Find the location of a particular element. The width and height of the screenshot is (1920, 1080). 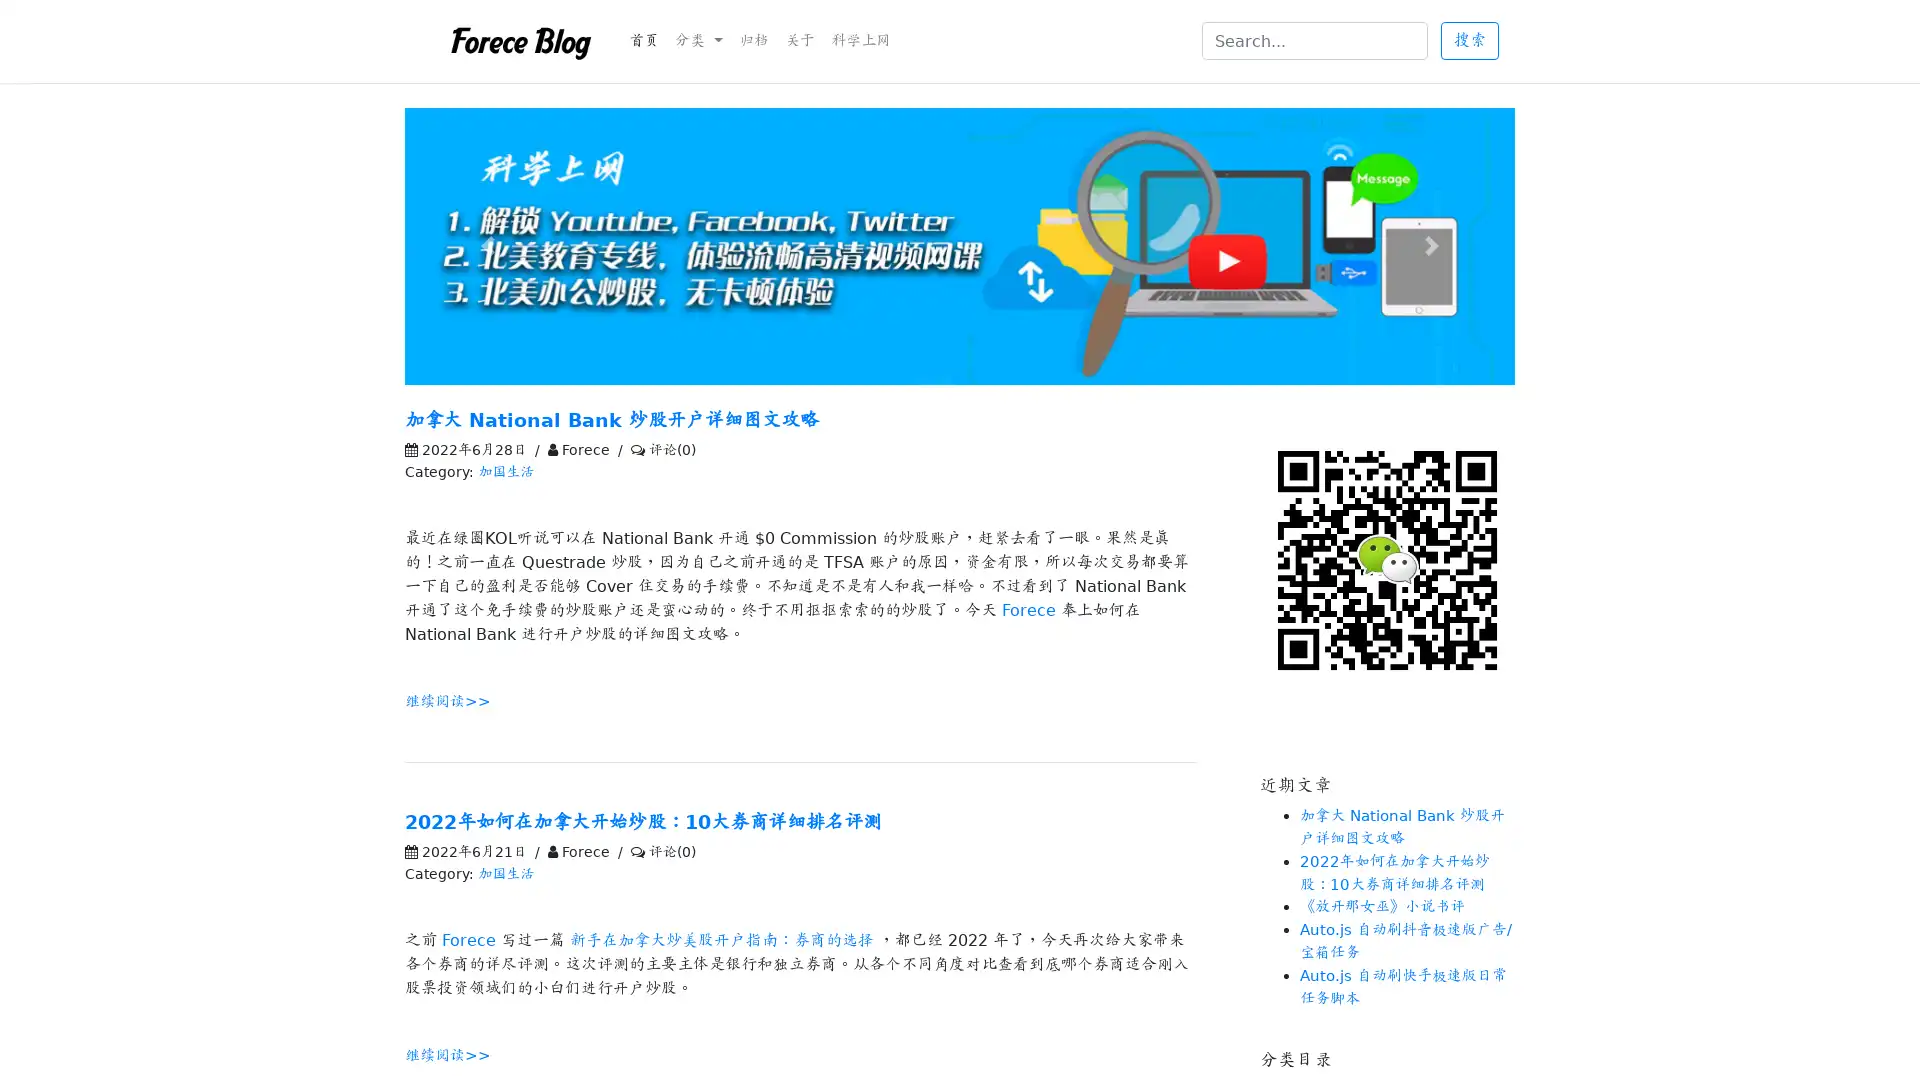

Previous is located at coordinates (488, 245).